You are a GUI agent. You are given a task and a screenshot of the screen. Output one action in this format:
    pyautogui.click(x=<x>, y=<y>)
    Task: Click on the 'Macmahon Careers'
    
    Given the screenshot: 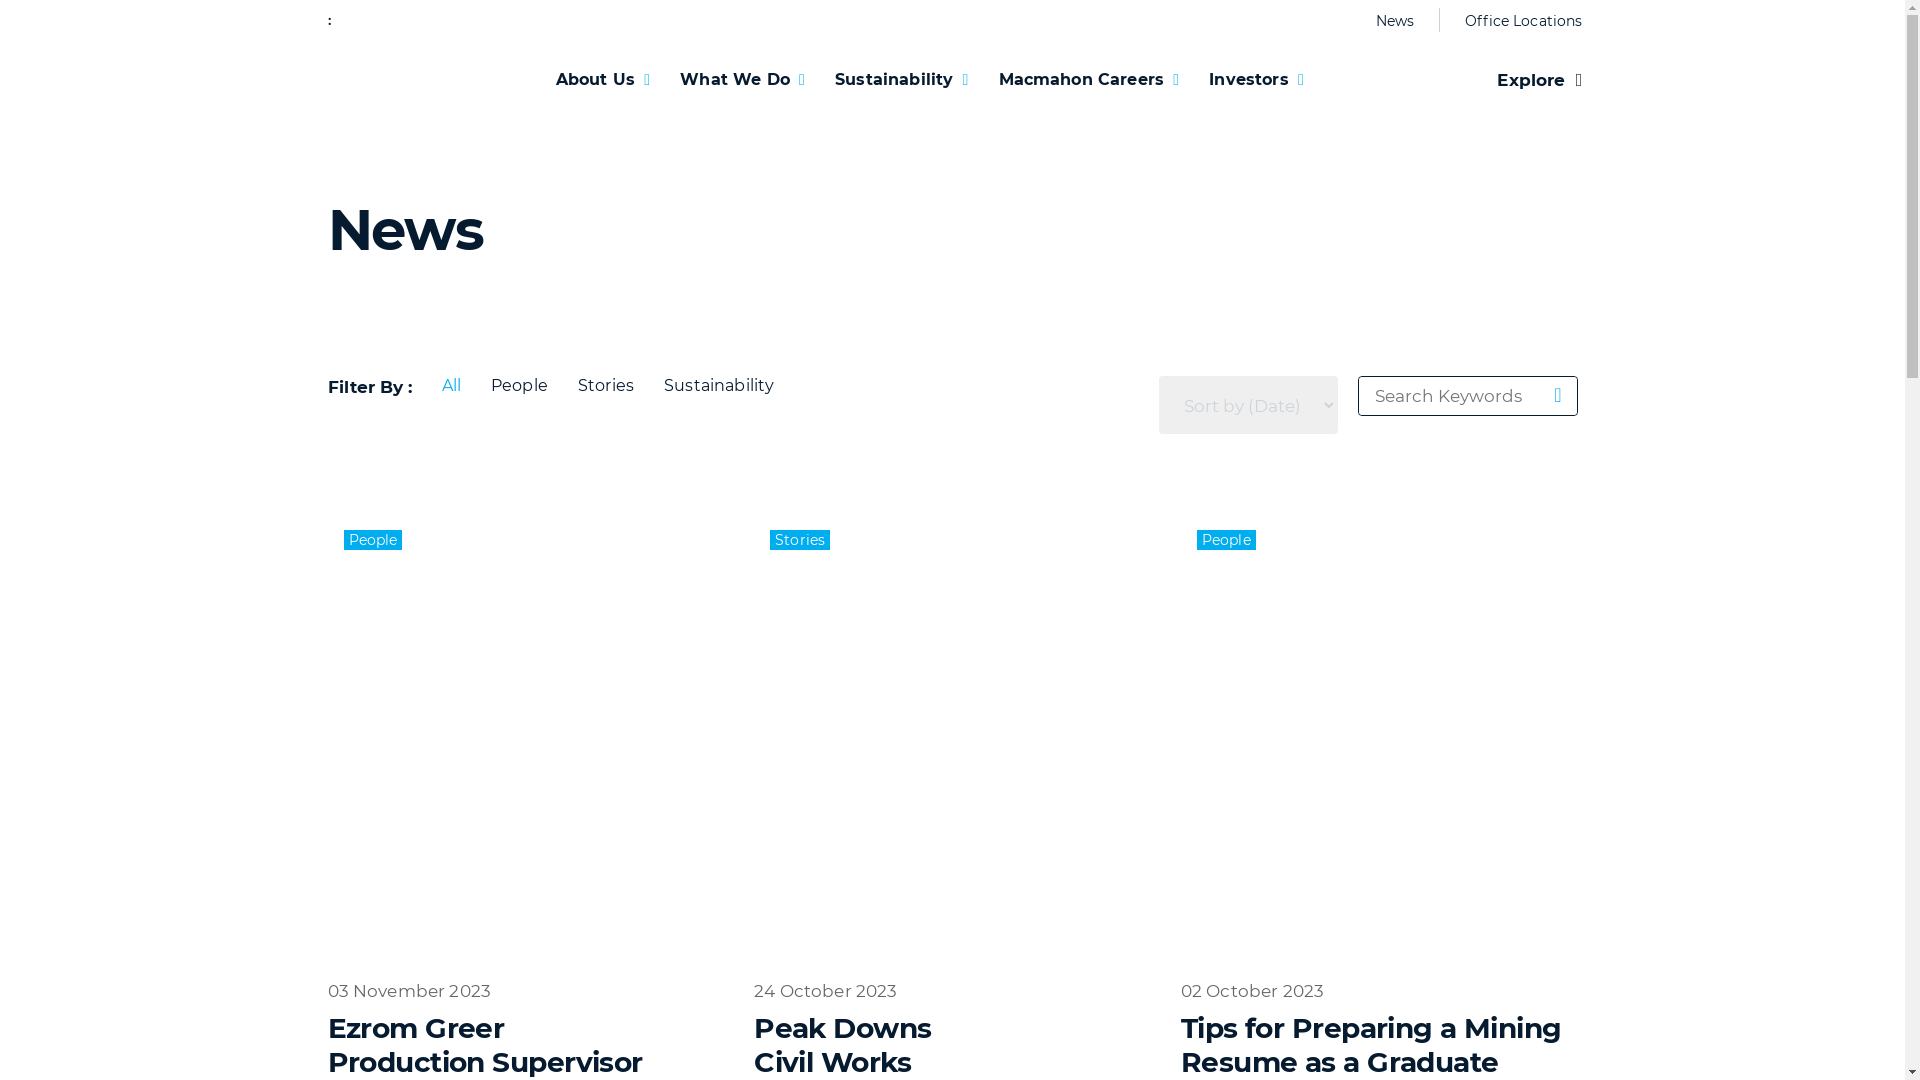 What is the action you would take?
    pyautogui.click(x=1088, y=78)
    